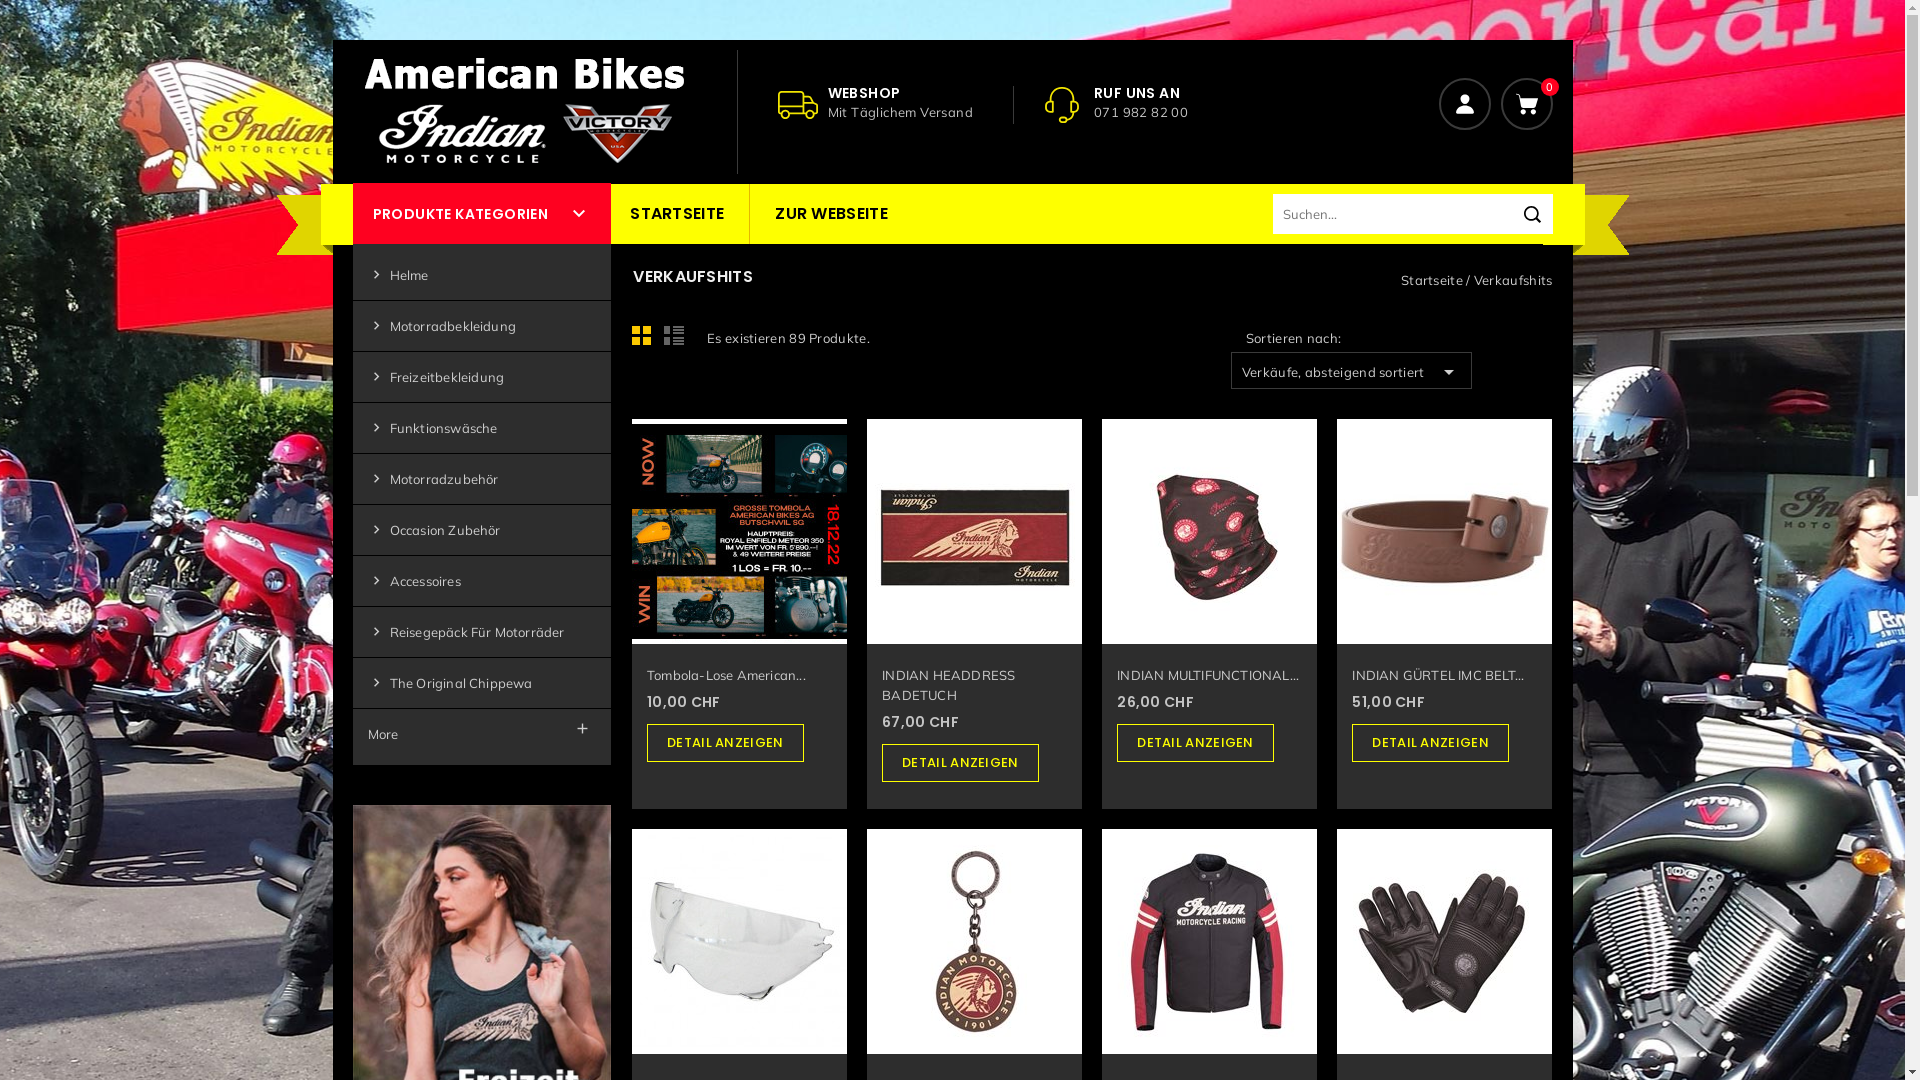  Describe the element at coordinates (676, 339) in the screenshot. I see `'List'` at that location.